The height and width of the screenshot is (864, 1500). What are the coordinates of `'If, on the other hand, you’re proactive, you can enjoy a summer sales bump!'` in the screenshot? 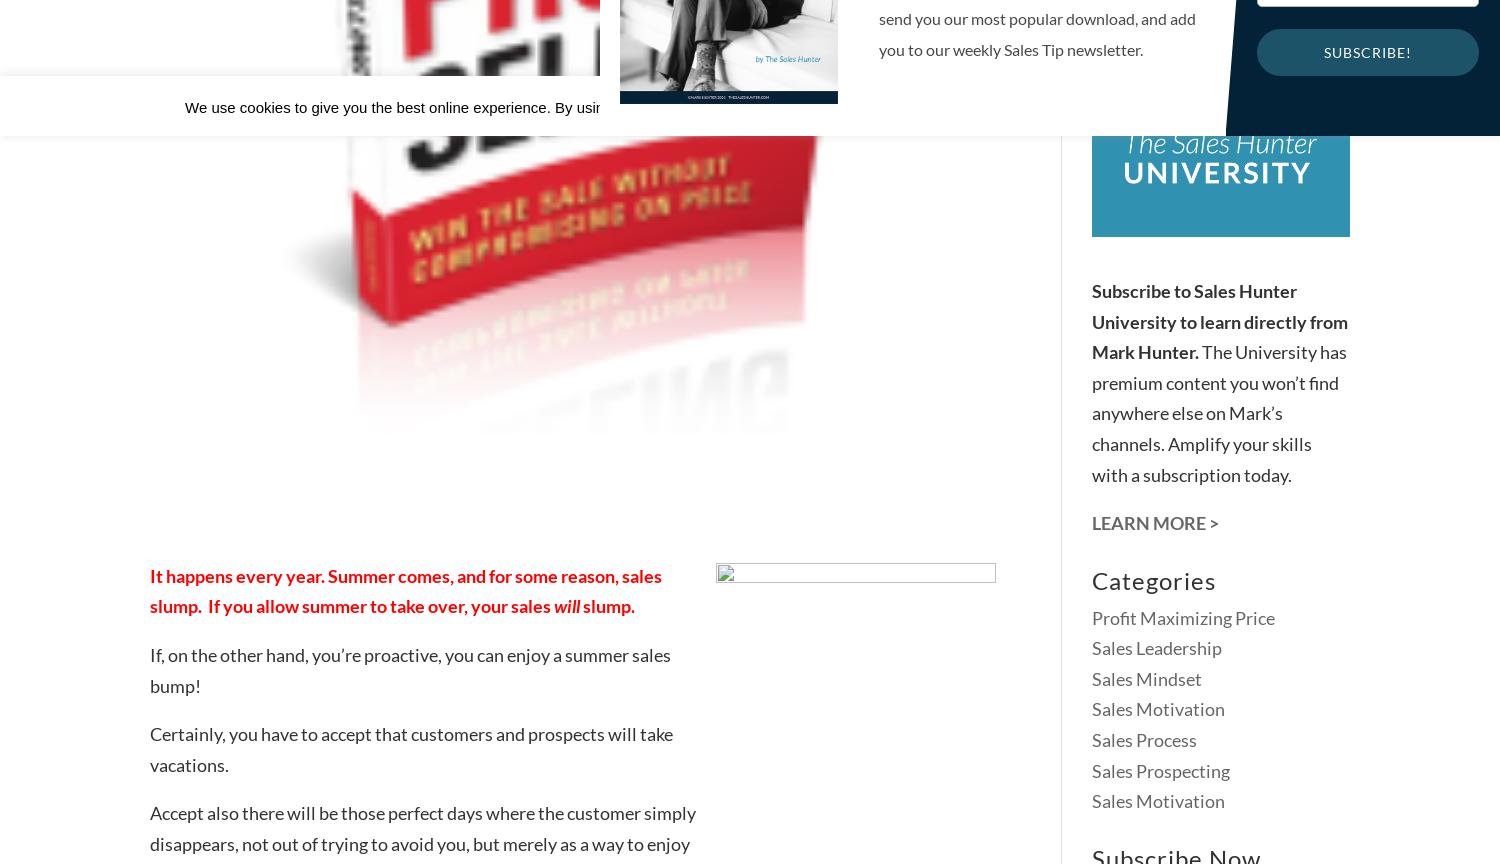 It's located at (410, 669).